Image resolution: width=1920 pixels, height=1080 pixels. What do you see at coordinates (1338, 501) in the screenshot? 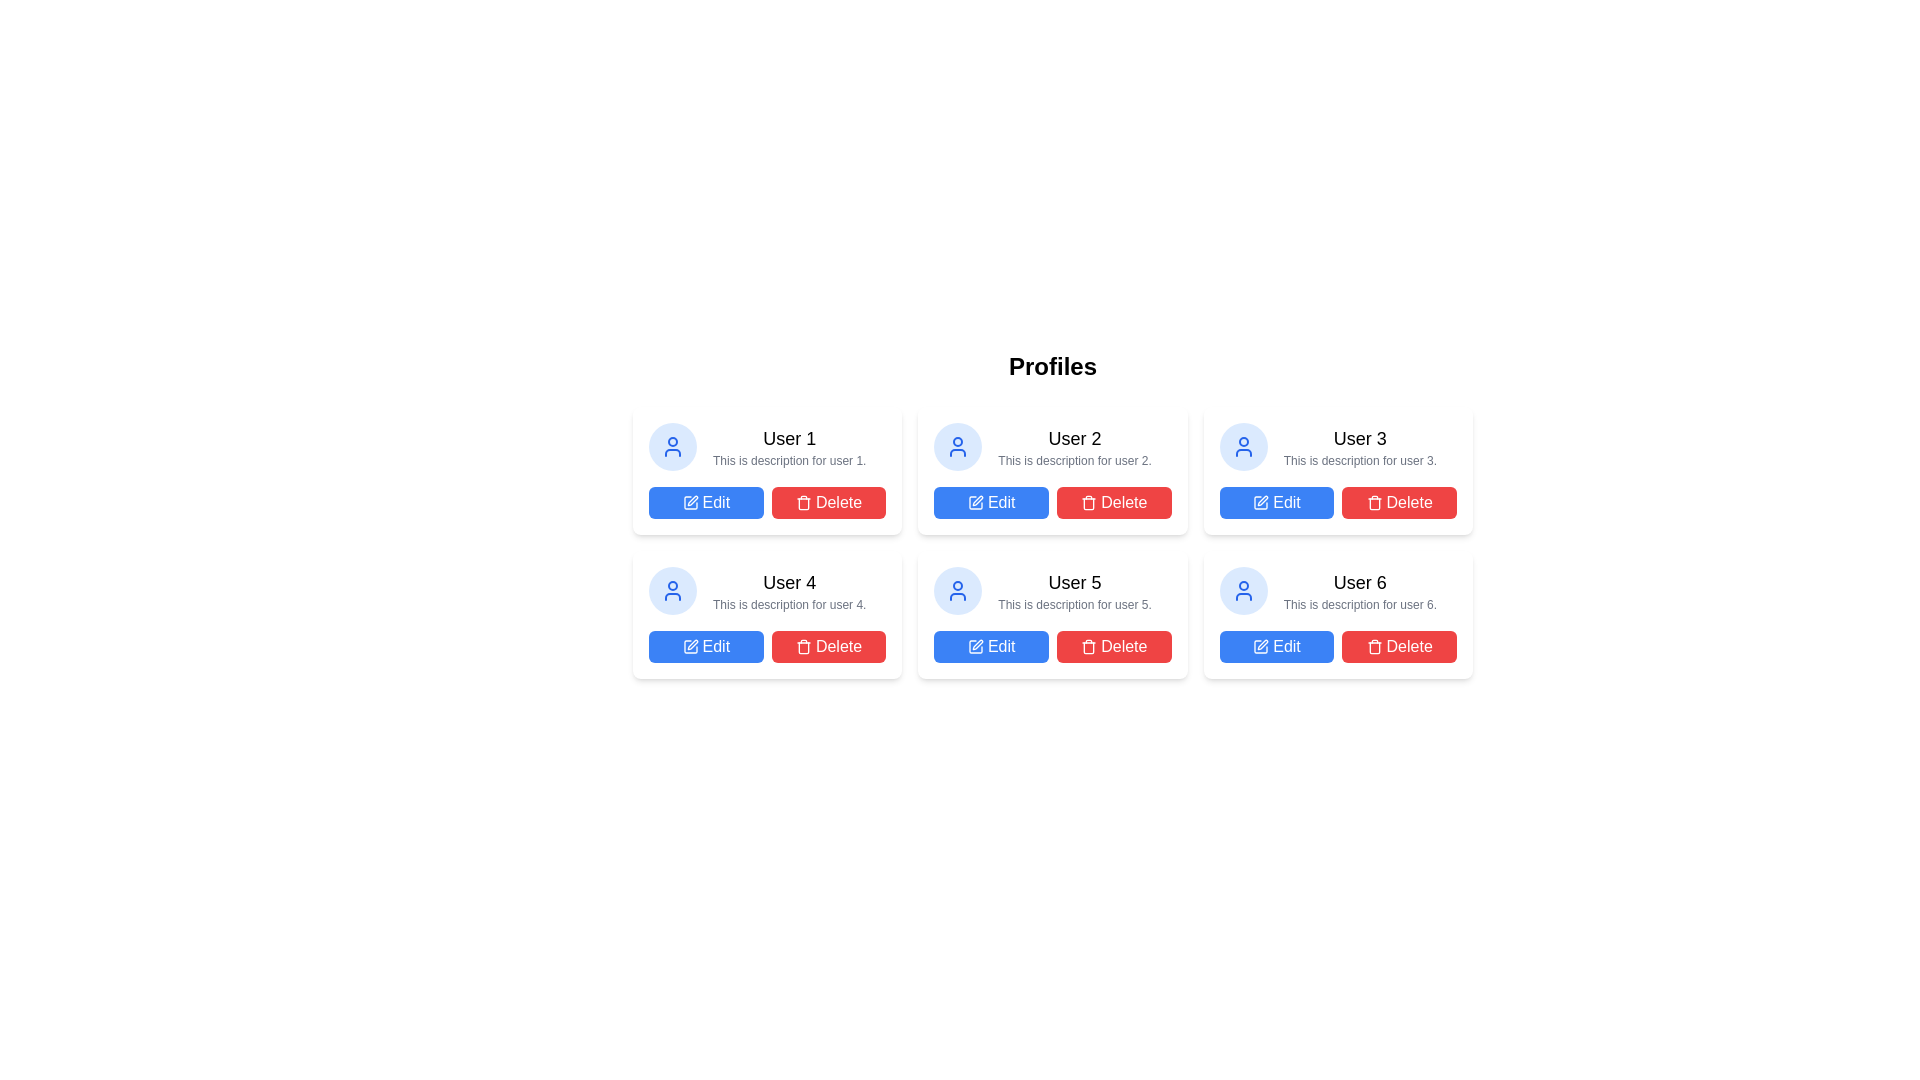
I see `the 'Delete' button in the Button Group located at the bottom section of the card for 'User 3'` at bounding box center [1338, 501].